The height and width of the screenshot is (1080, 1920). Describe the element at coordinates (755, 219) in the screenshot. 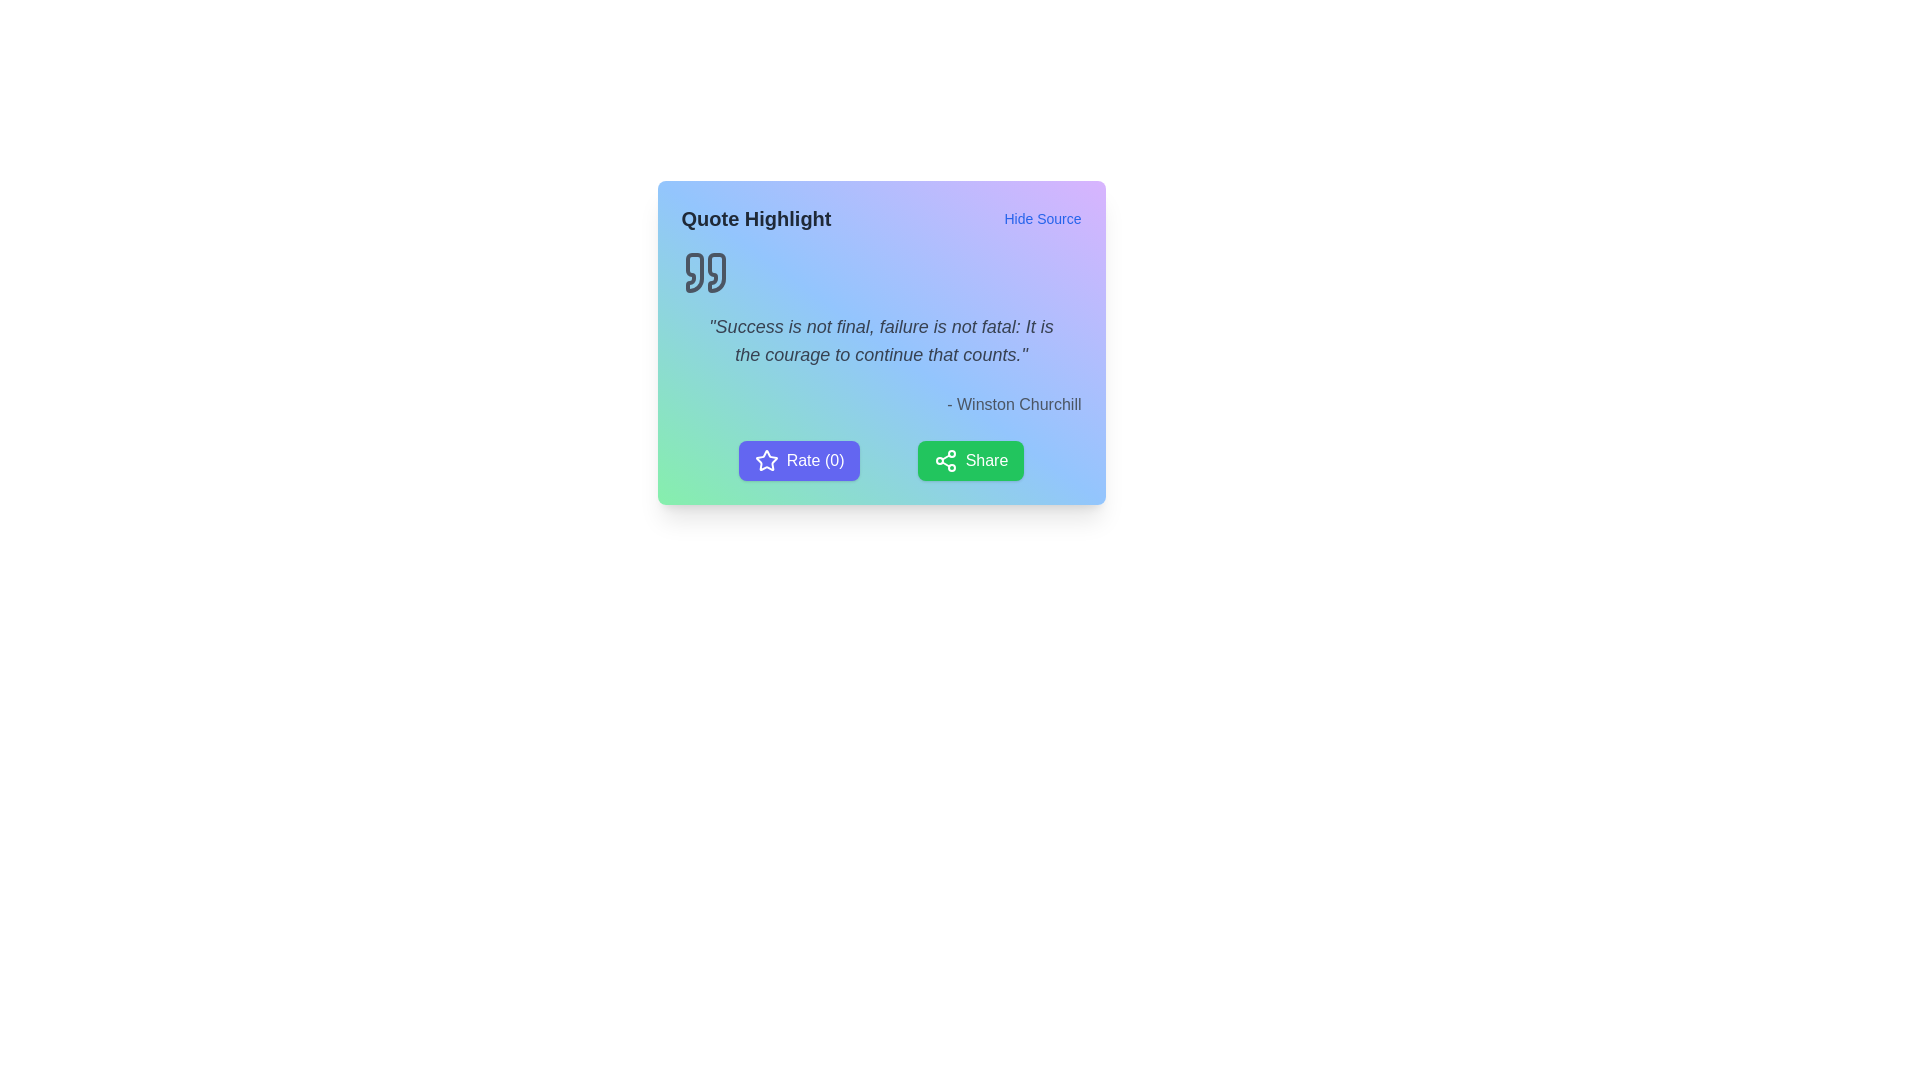

I see `the text label that acts as a title or heading for the section, positioned in the header section of the card and aligned to the left side` at that location.